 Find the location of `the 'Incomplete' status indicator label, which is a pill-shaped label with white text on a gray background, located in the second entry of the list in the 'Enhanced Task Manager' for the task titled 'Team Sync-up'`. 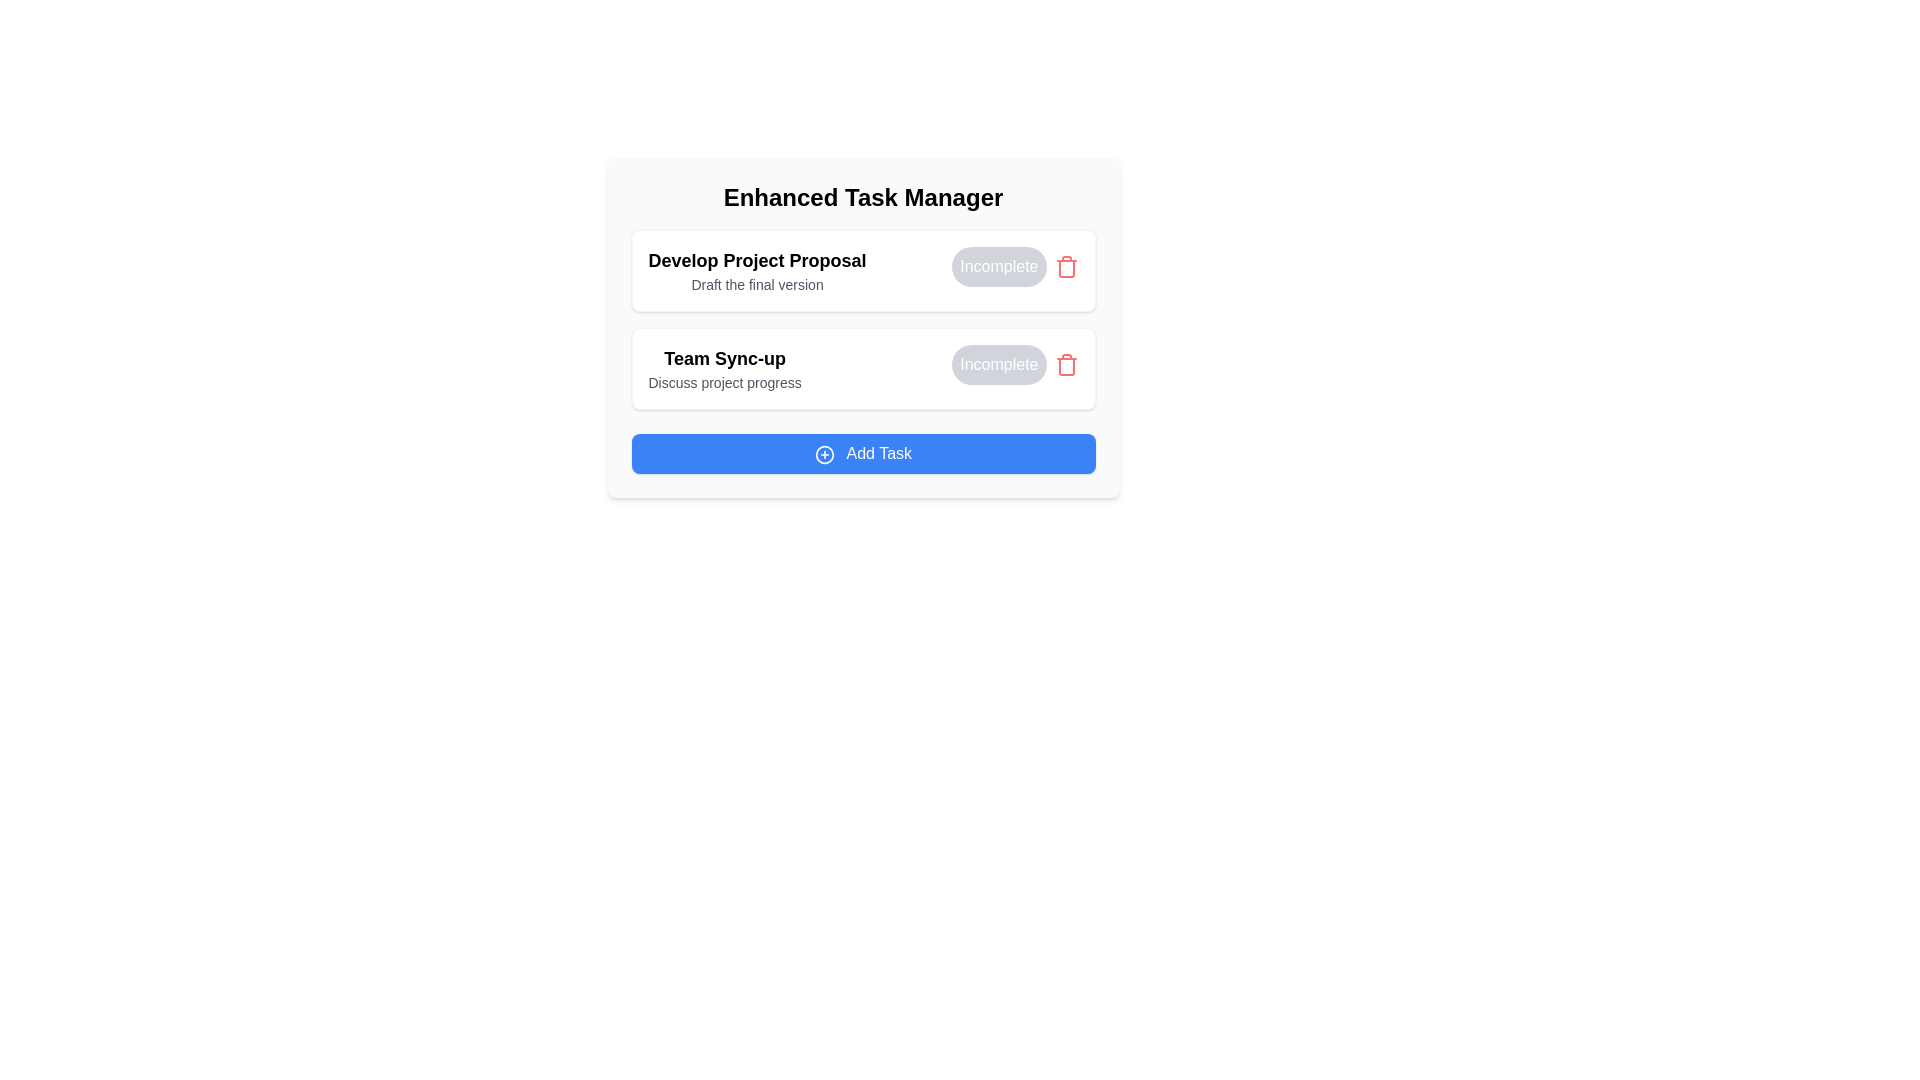

the 'Incomplete' status indicator label, which is a pill-shaped label with white text on a gray background, located in the second entry of the list in the 'Enhanced Task Manager' for the task titled 'Team Sync-up' is located at coordinates (1015, 365).